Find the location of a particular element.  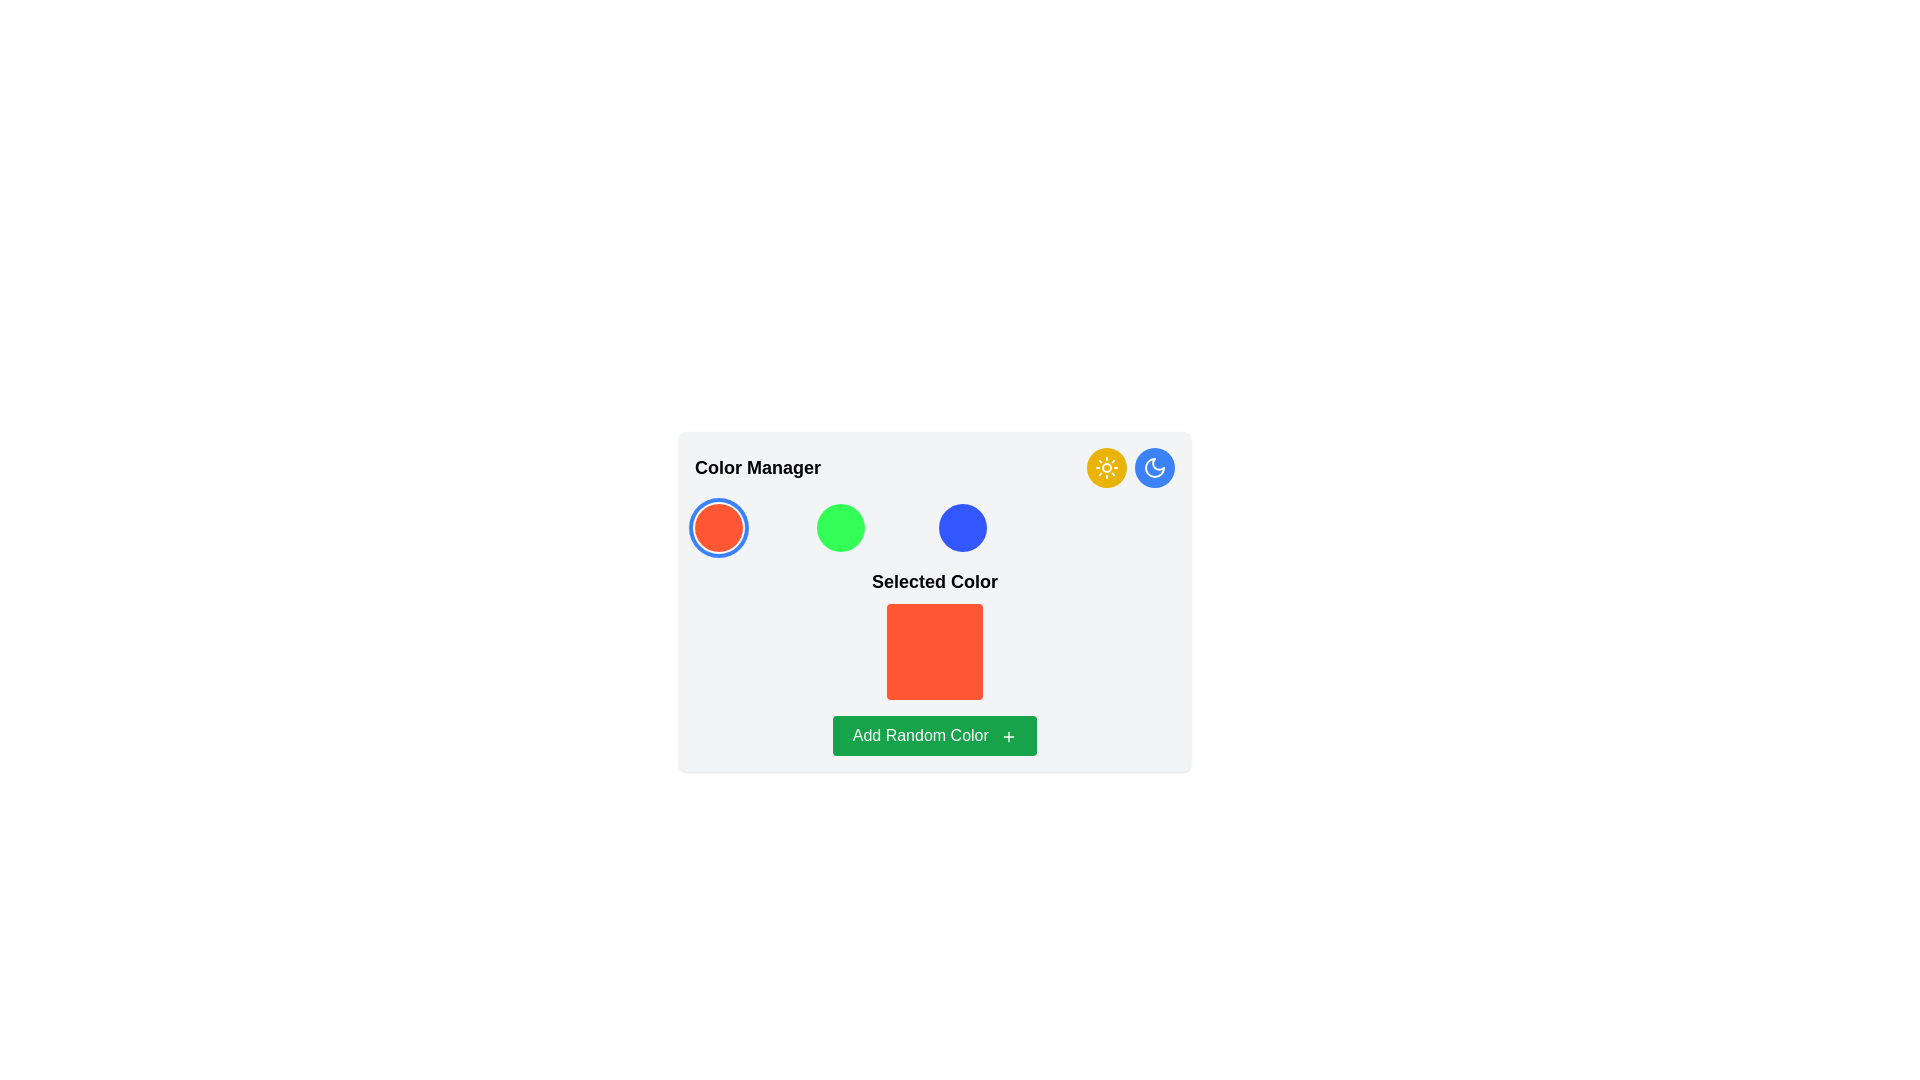

the circular color selector representing the green color option in the color manager interface is located at coordinates (840, 527).